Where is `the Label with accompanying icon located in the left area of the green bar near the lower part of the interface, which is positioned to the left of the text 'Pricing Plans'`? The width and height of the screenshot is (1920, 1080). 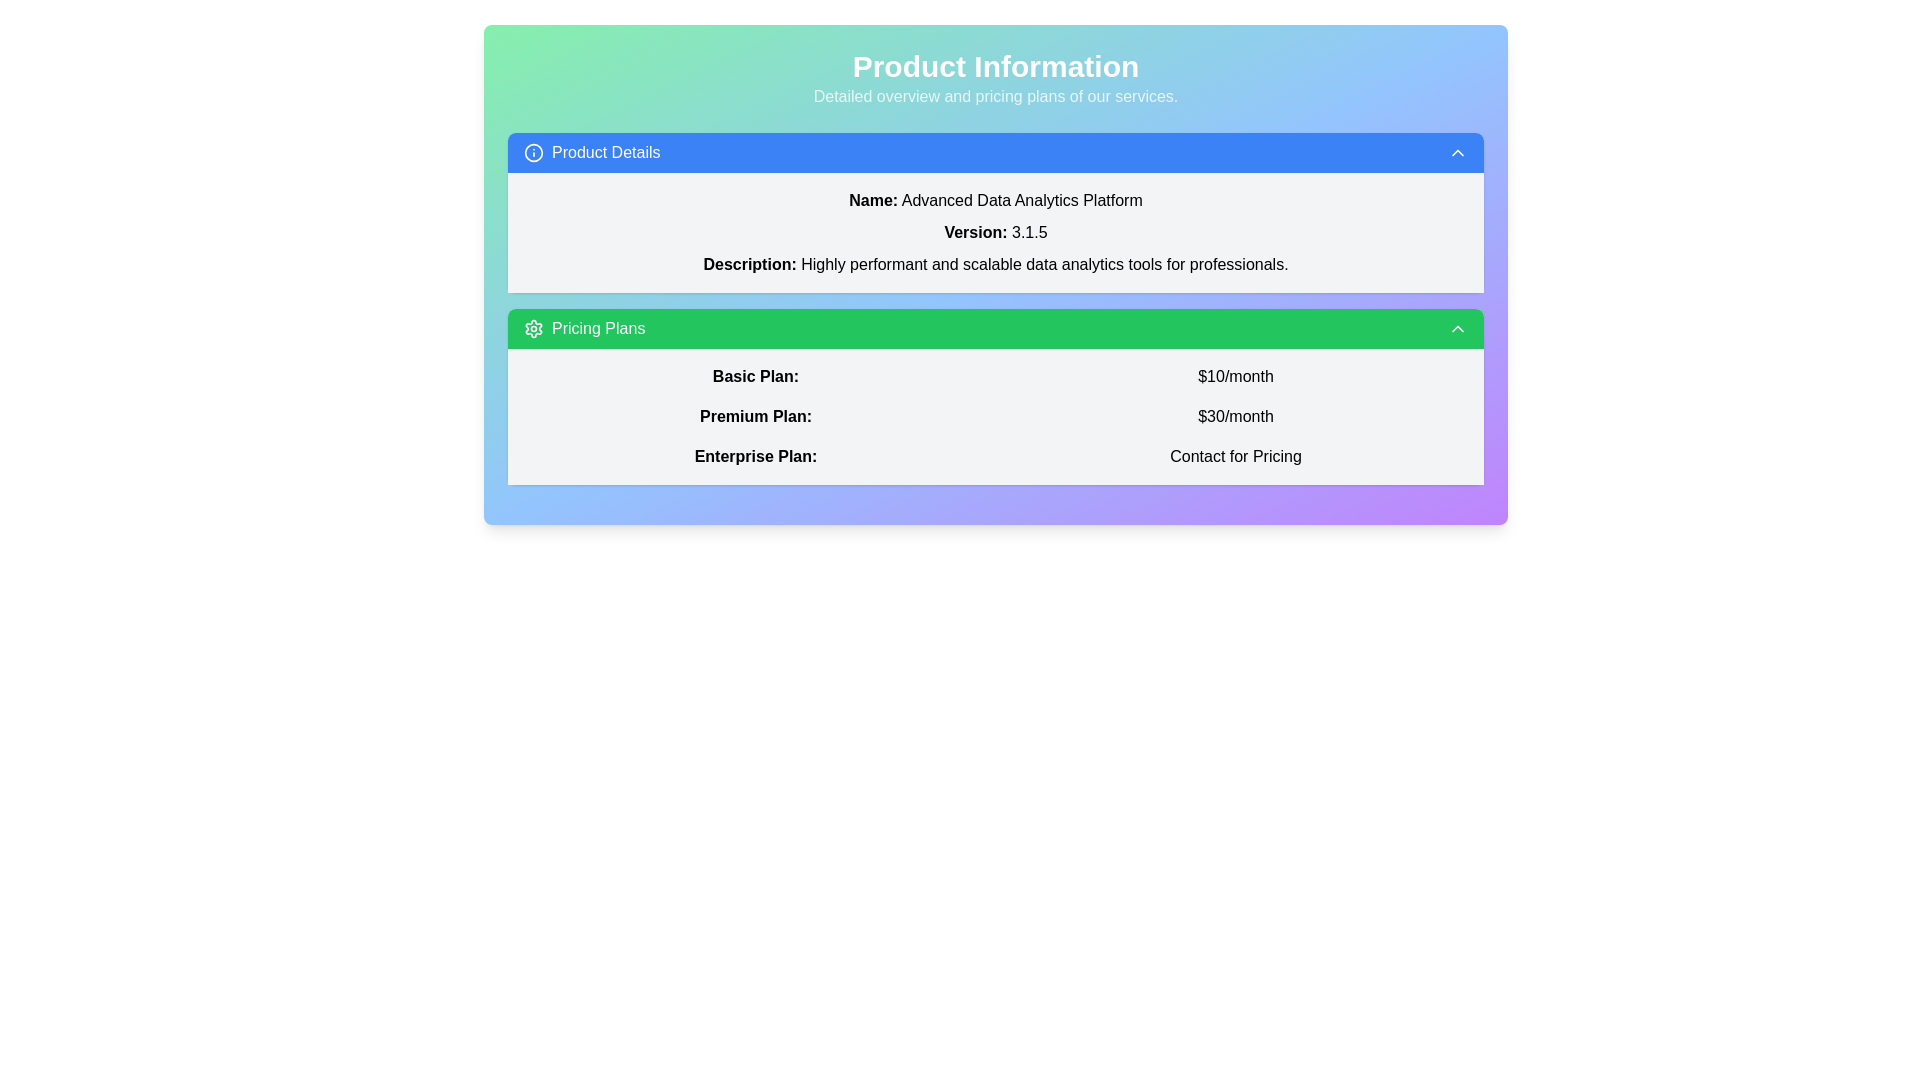
the Label with accompanying icon located in the left area of the green bar near the lower part of the interface, which is positioned to the left of the text 'Pricing Plans' is located at coordinates (583, 327).